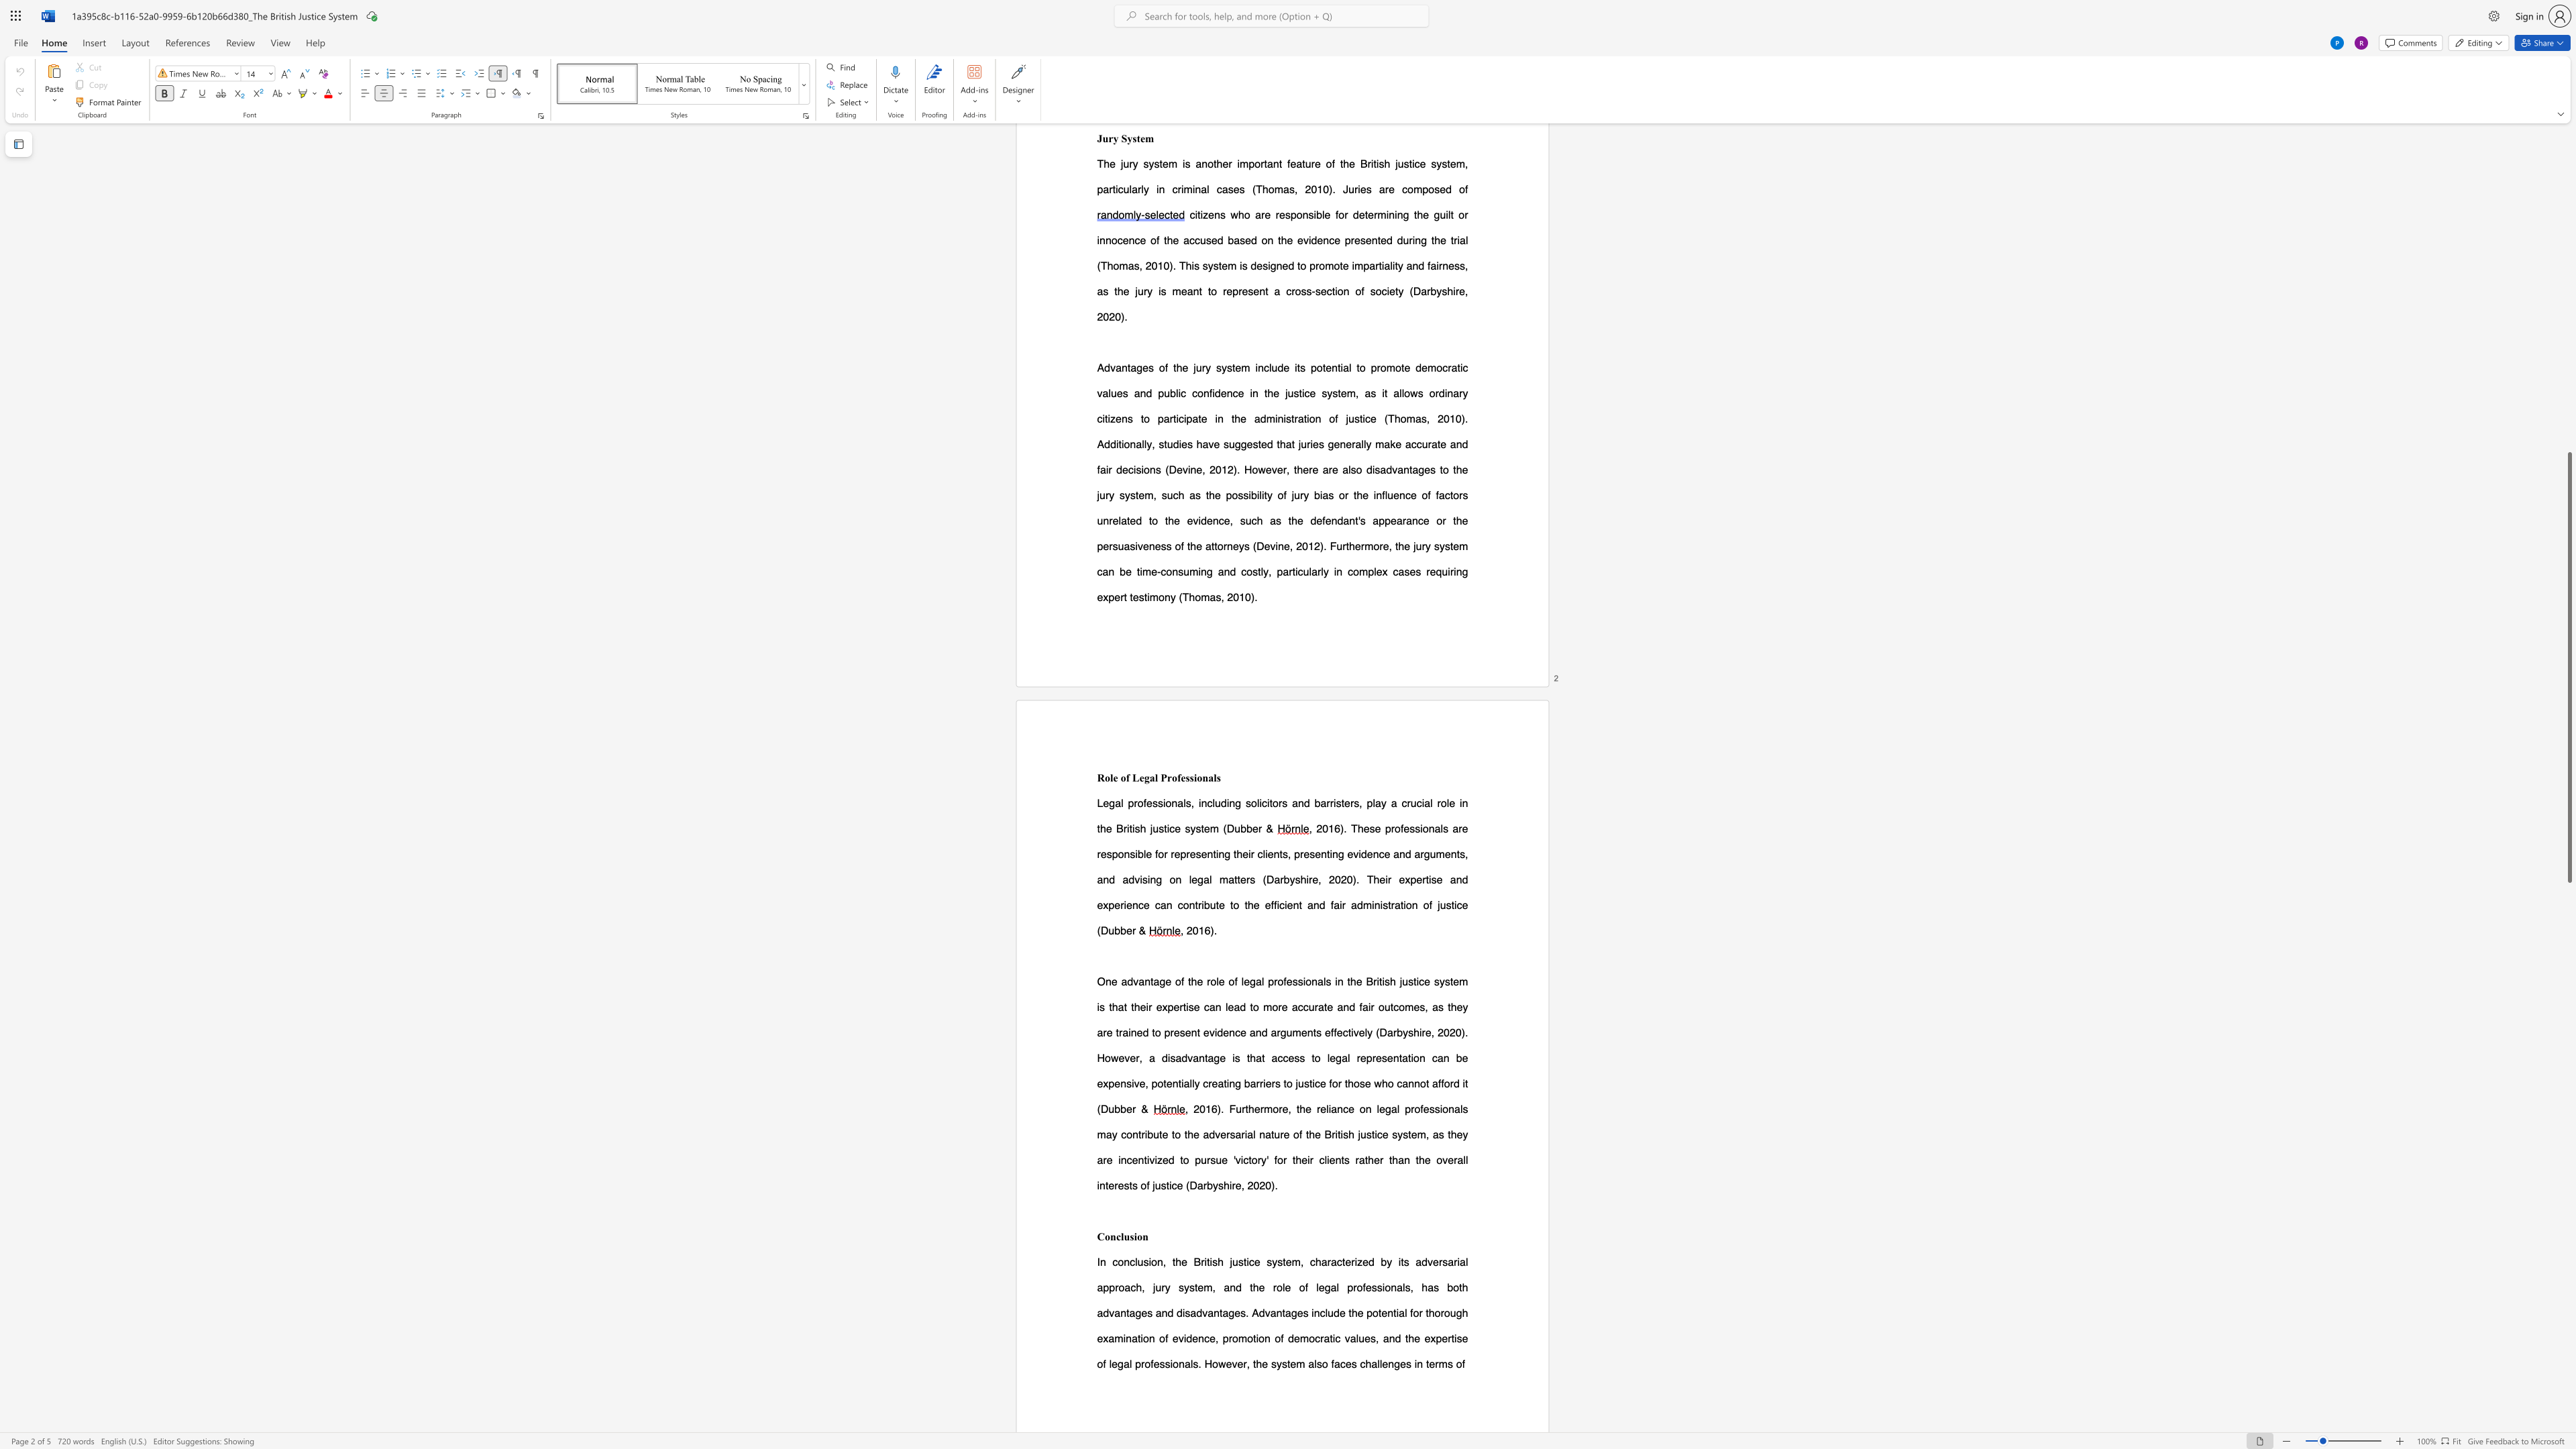 Image resolution: width=2576 pixels, height=1449 pixels. Describe the element at coordinates (1223, 828) in the screenshot. I see `the subset text "(D" within the text "(Dubber &"` at that location.